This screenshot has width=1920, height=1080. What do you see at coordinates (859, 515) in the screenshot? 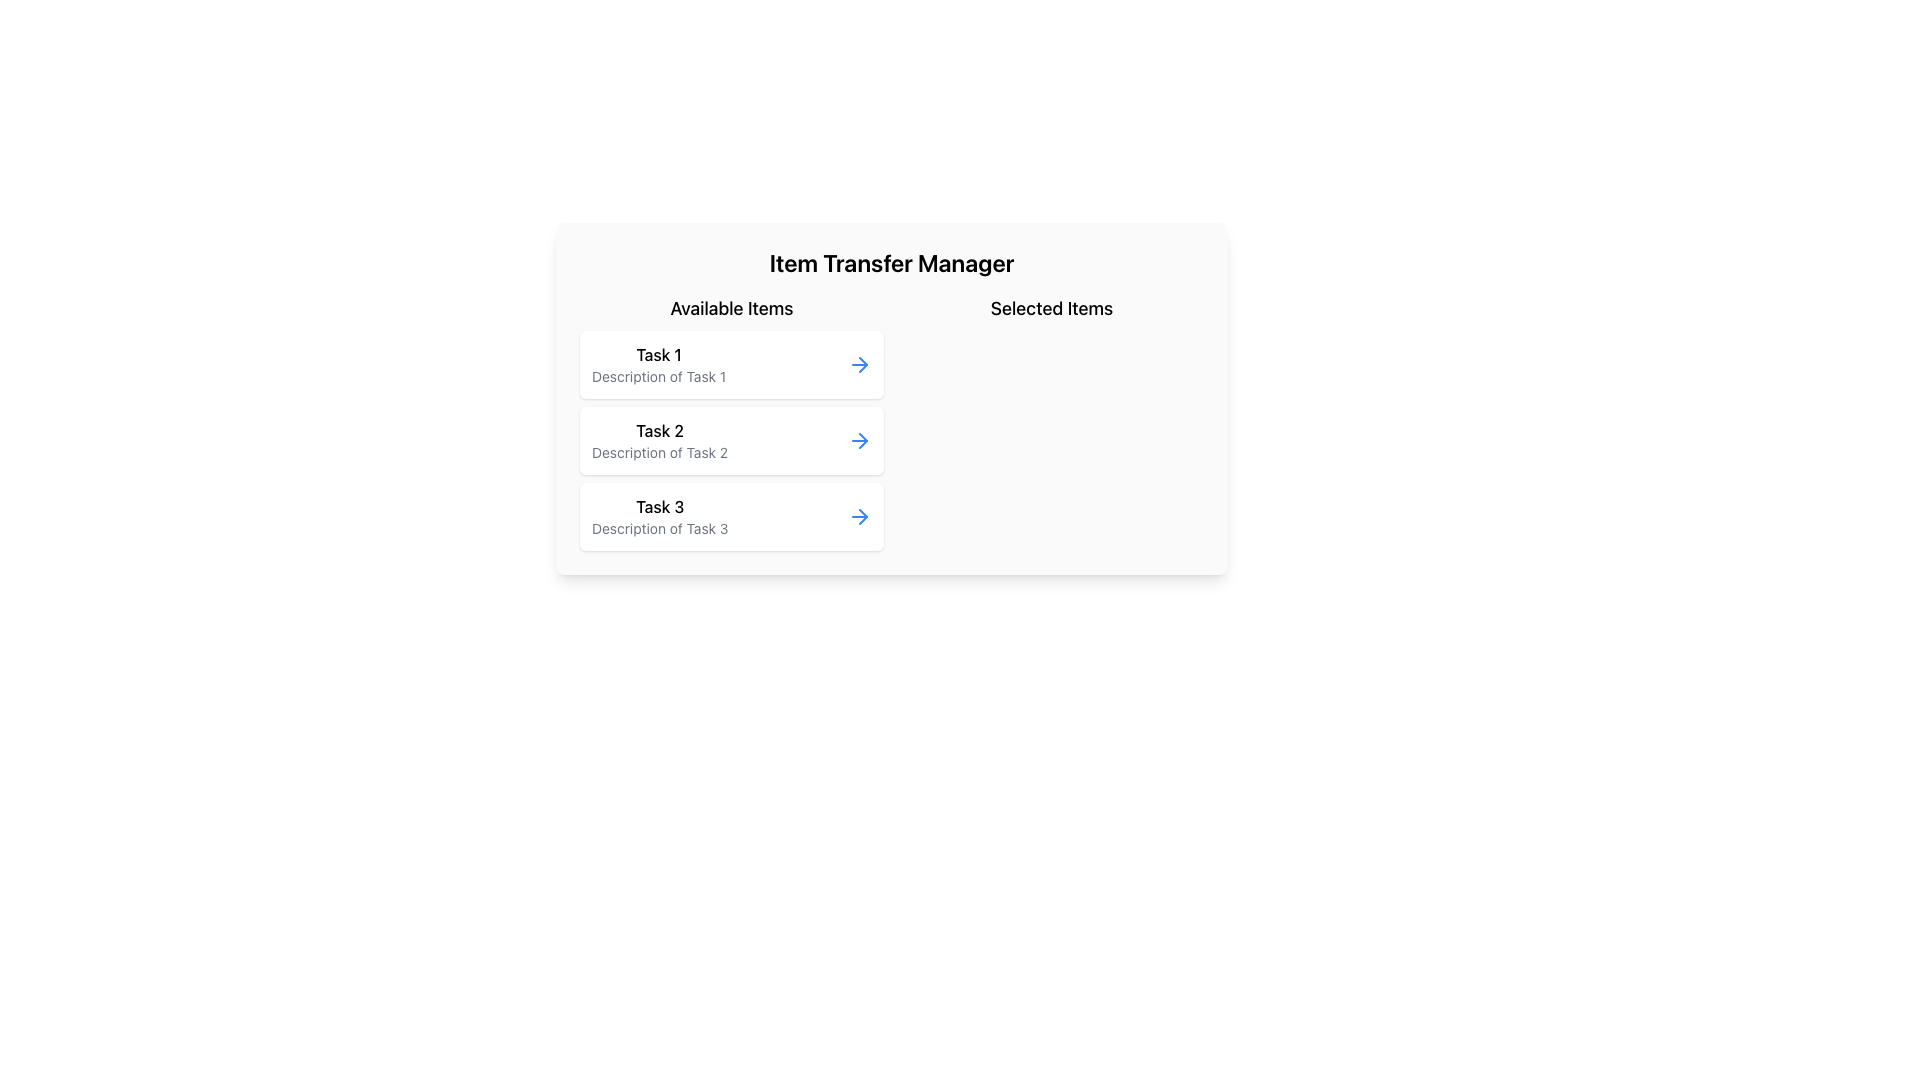
I see `the button located to the far right of the entry for 'Task 3' in the 'Available Items' column` at bounding box center [859, 515].